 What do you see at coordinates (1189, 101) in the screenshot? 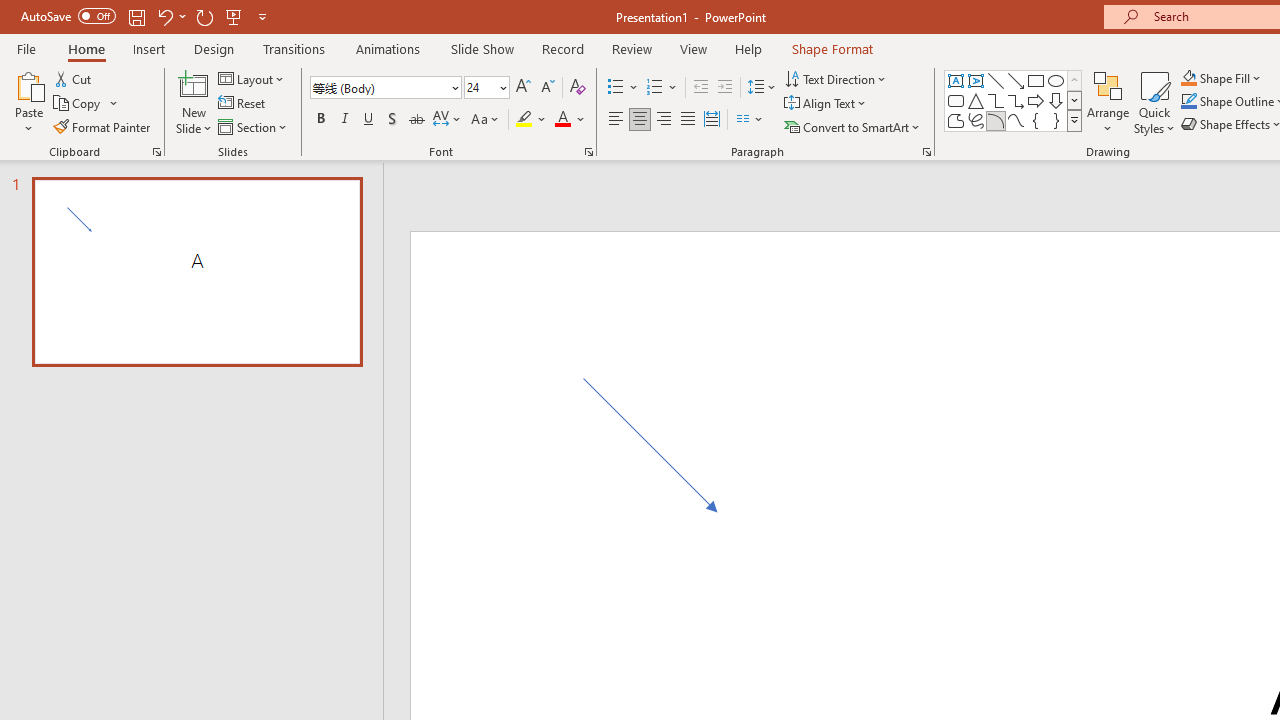
I see `'Shape Outline Blue, Accent 1'` at bounding box center [1189, 101].